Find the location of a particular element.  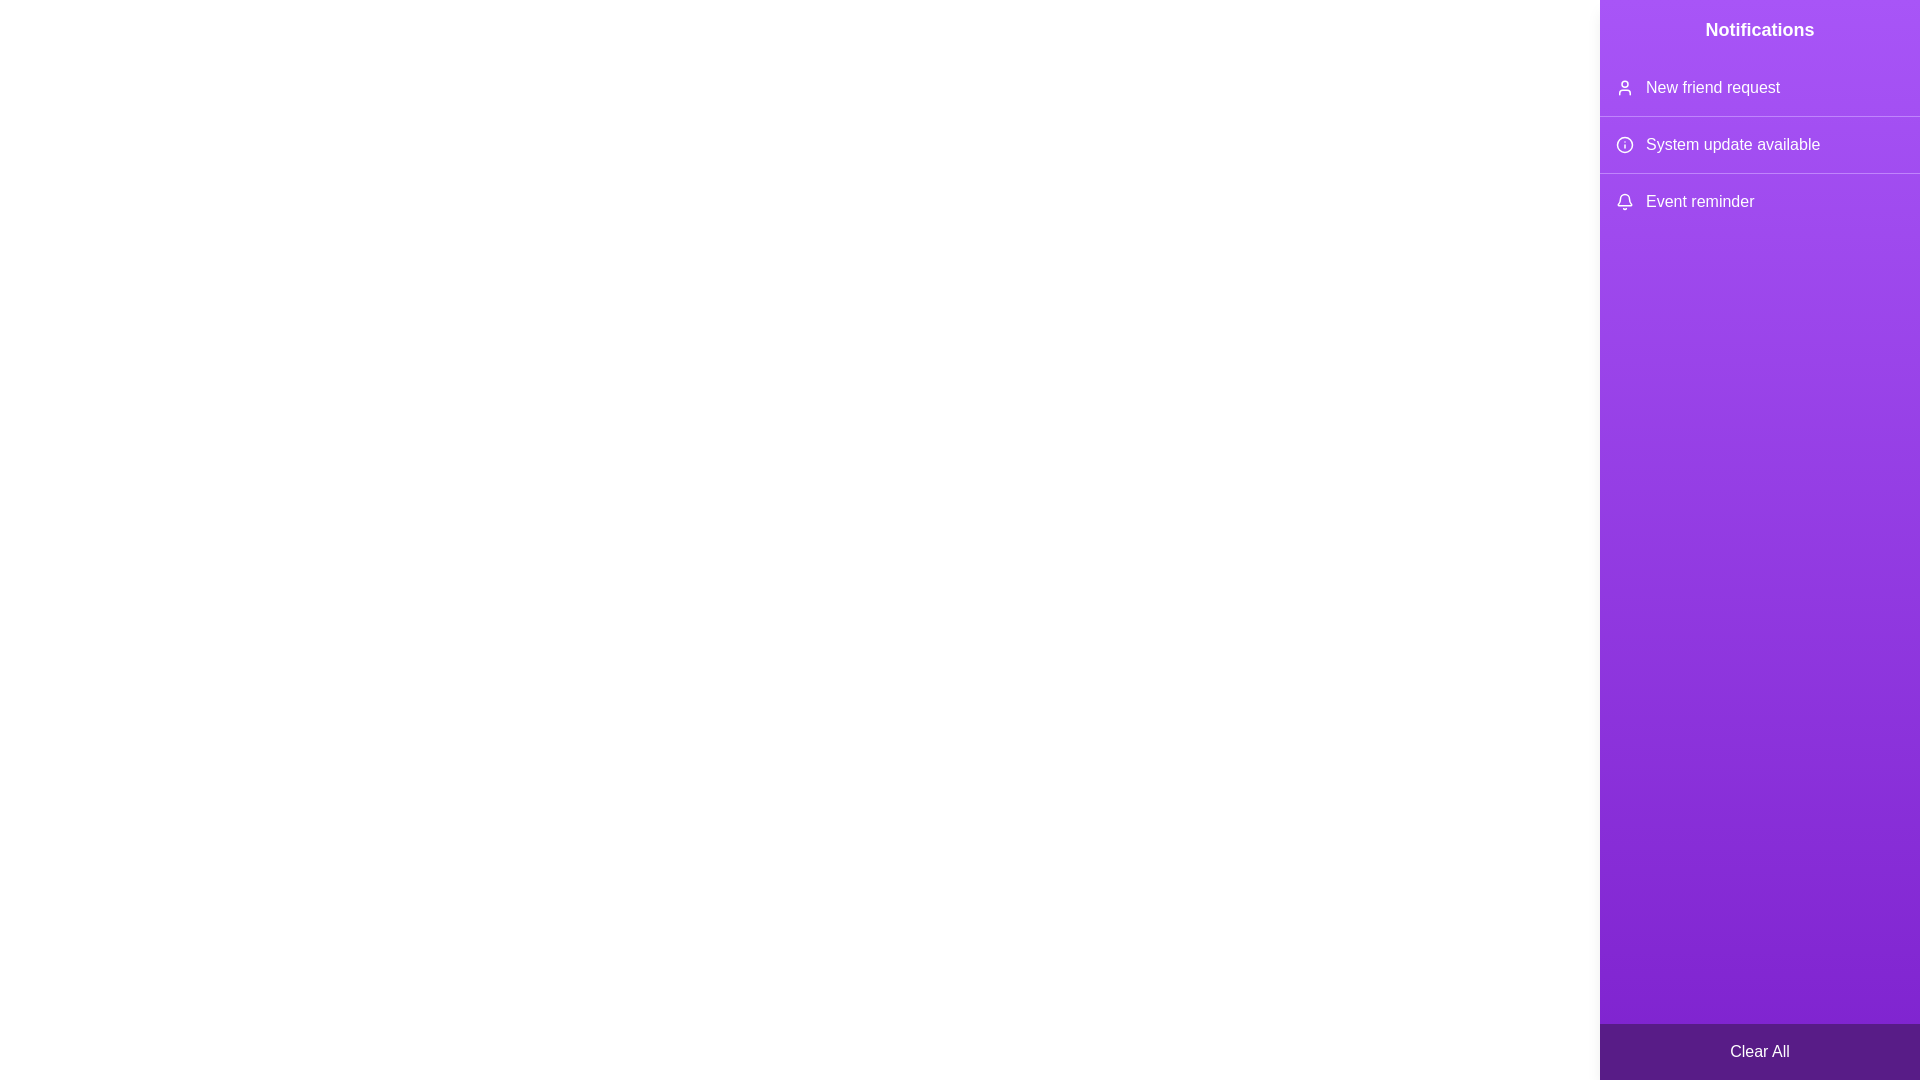

toggle button to toggle the visibility of the notification drawer is located at coordinates (1880, 38).